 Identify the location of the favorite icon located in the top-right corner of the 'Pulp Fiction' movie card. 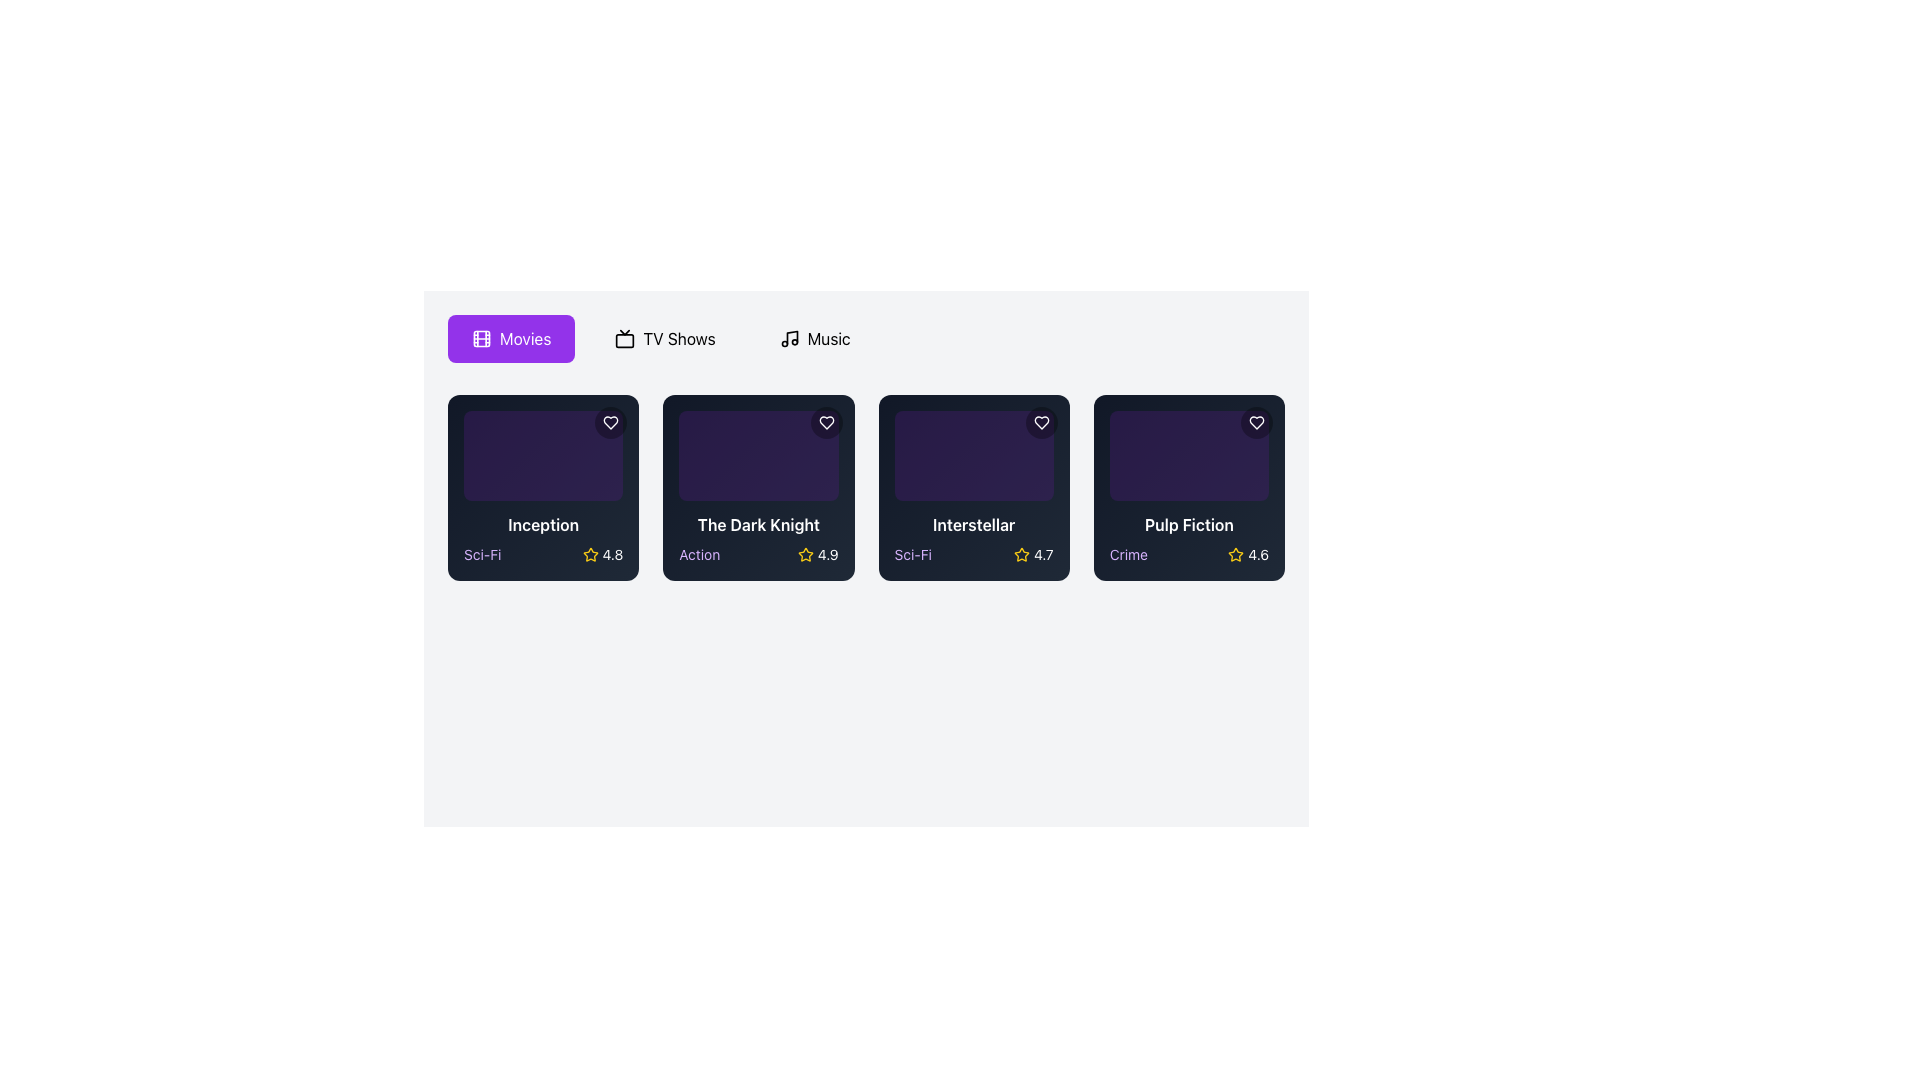
(1256, 422).